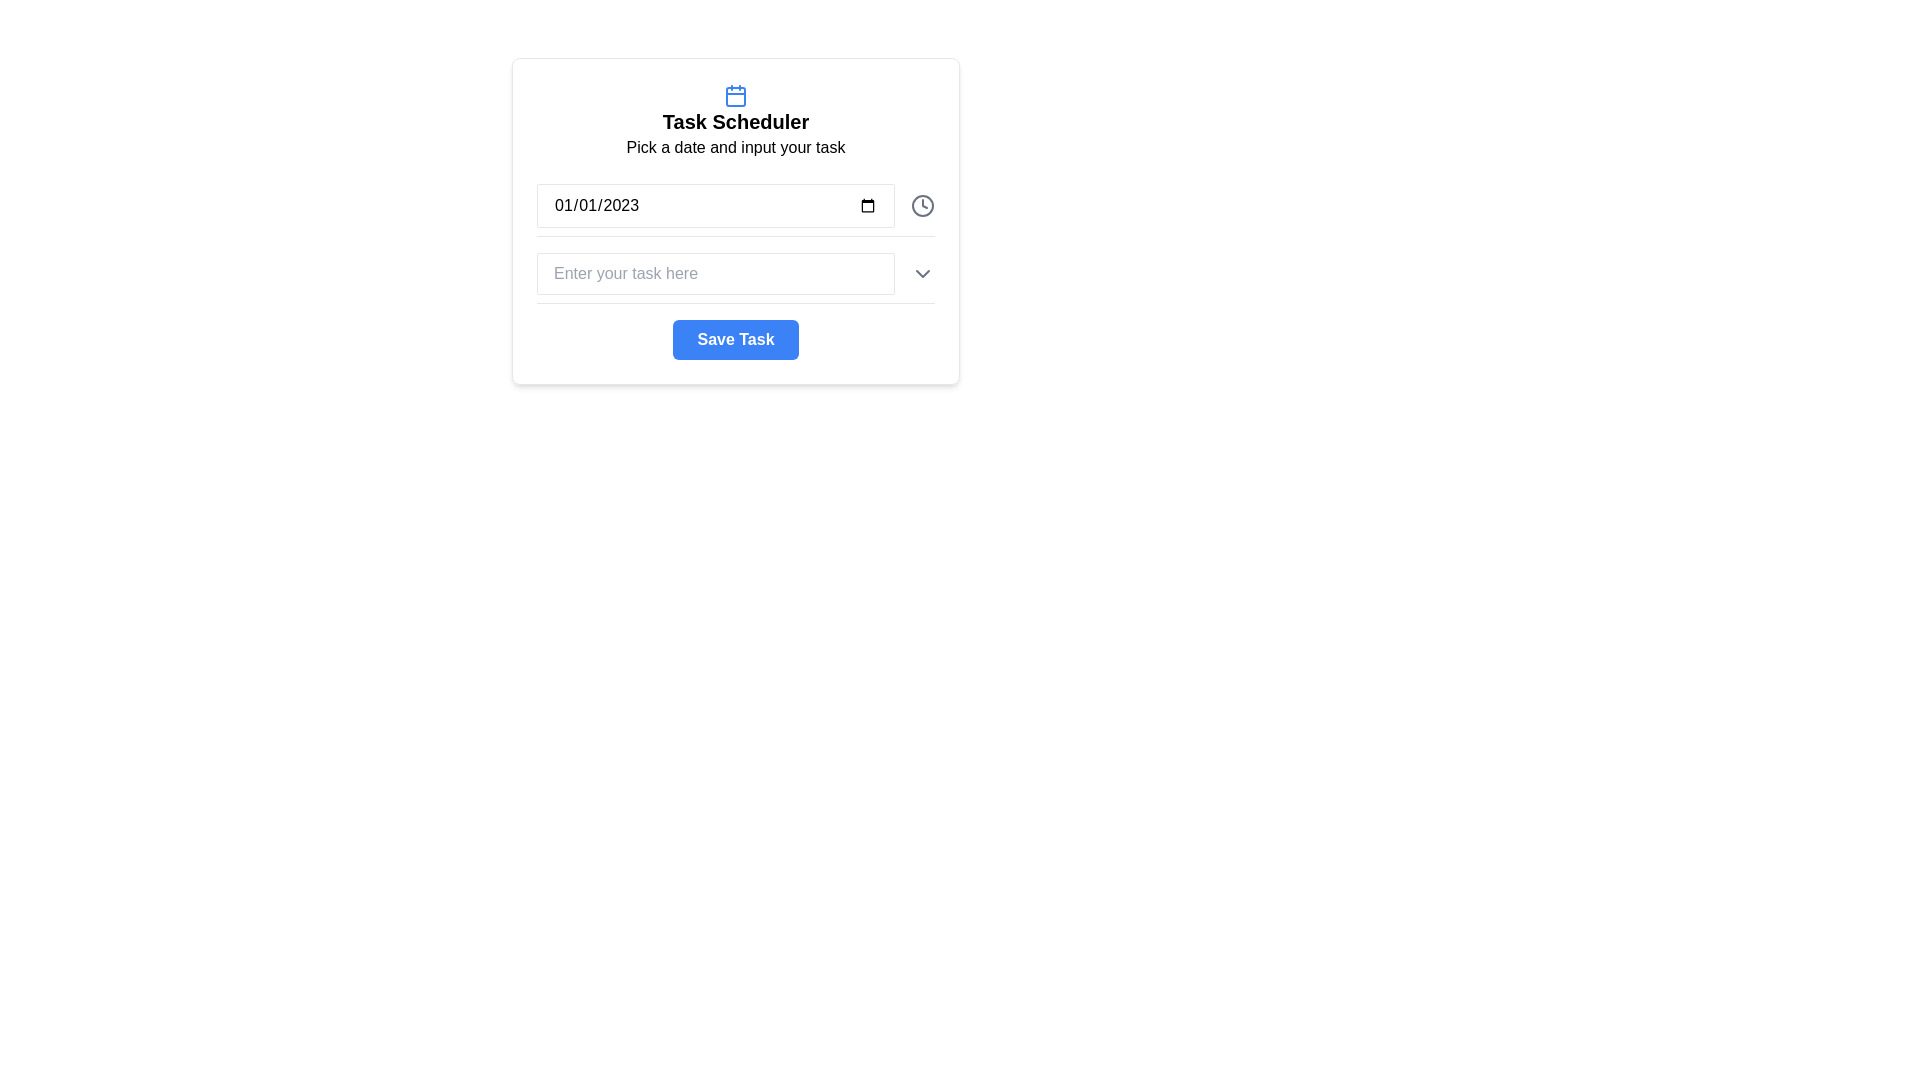 This screenshot has width=1920, height=1080. I want to click on the central circle of the clock icon, which is part of the SVG graphic representation of the clock face, so click(921, 204).